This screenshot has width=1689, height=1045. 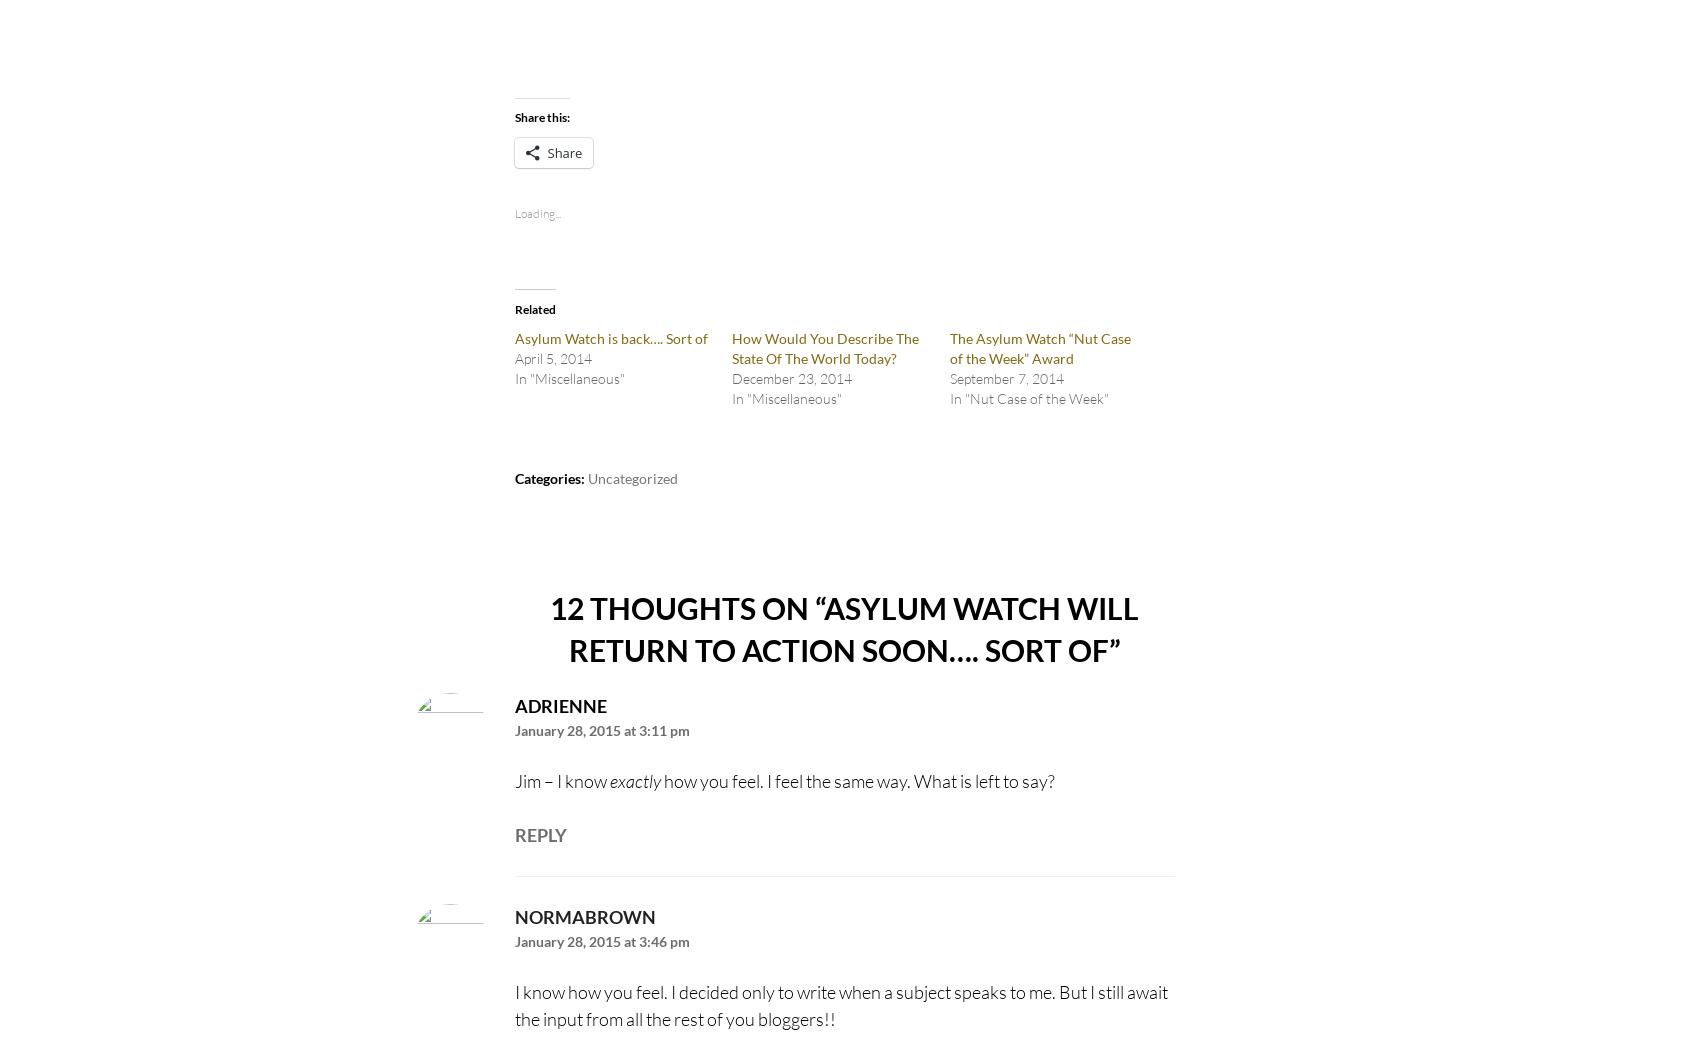 What do you see at coordinates (583, 916) in the screenshot?
I see `'normabrown'` at bounding box center [583, 916].